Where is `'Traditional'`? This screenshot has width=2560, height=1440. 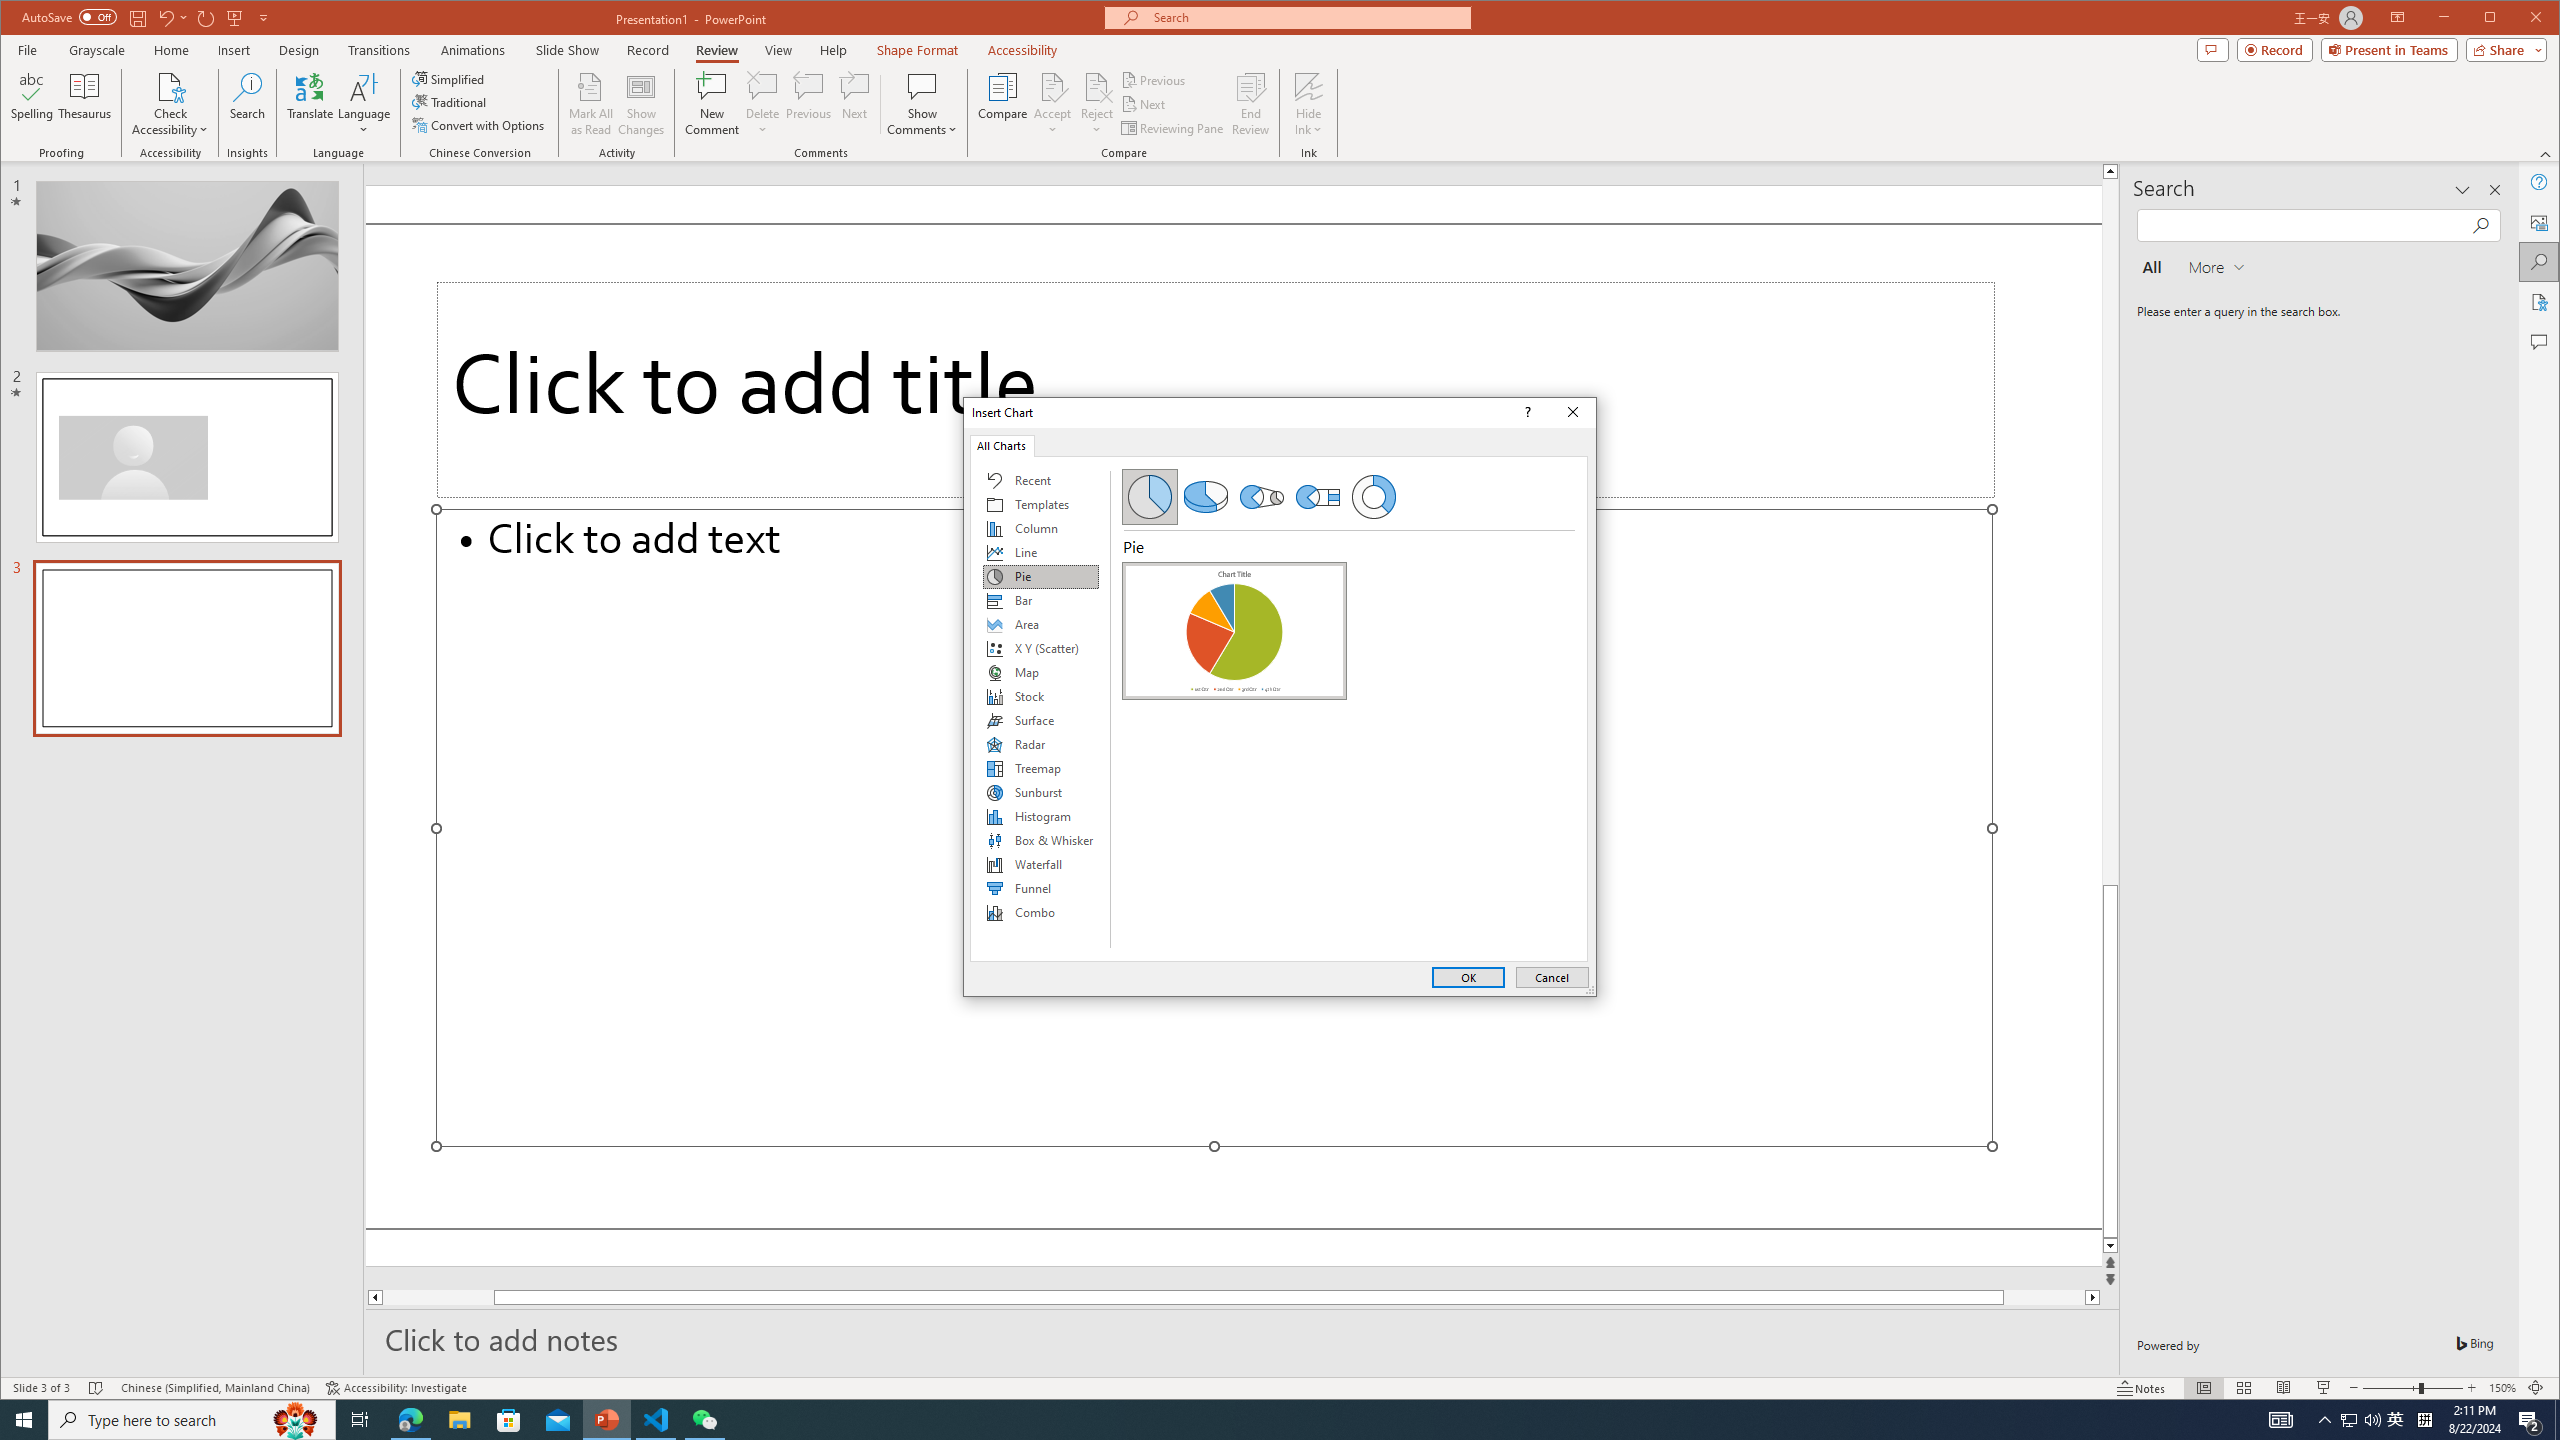
'Traditional' is located at coordinates (451, 102).